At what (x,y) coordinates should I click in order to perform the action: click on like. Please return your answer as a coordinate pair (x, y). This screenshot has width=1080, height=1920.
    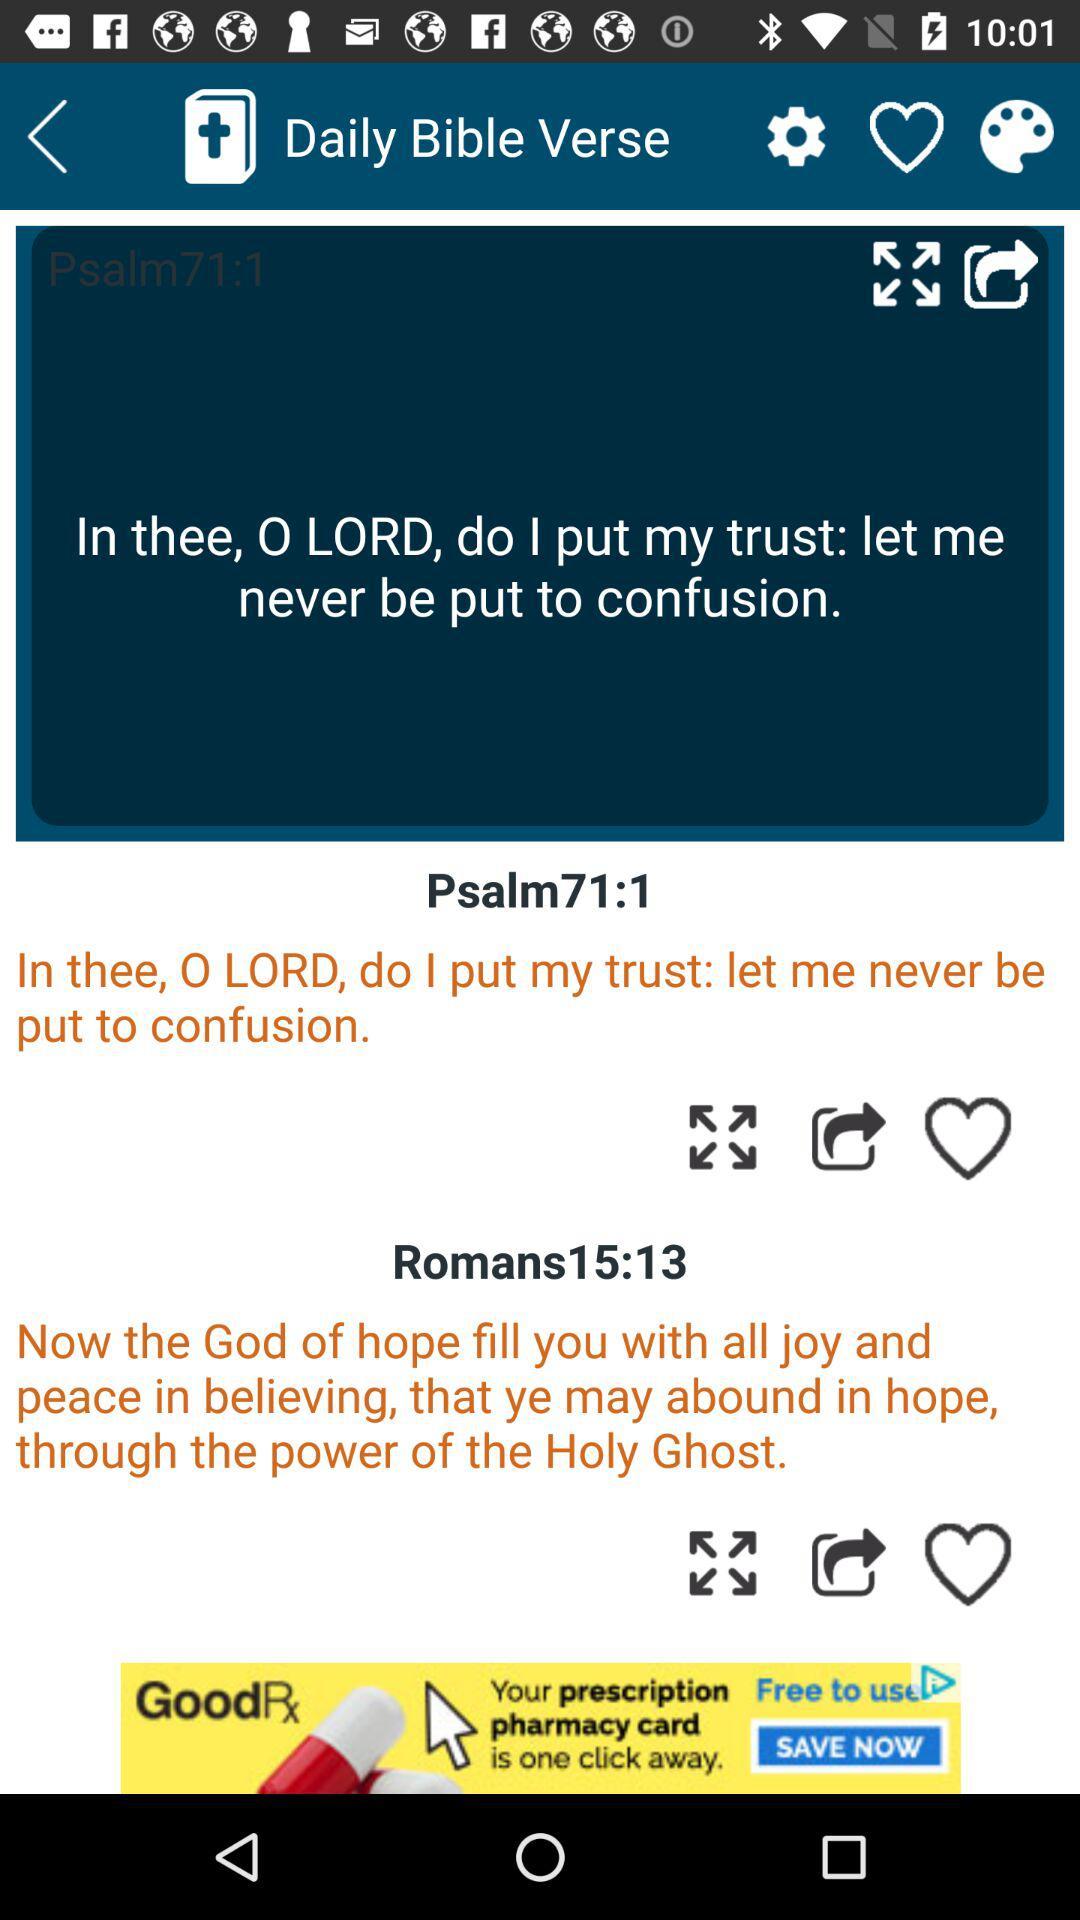
    Looking at the image, I should click on (968, 1561).